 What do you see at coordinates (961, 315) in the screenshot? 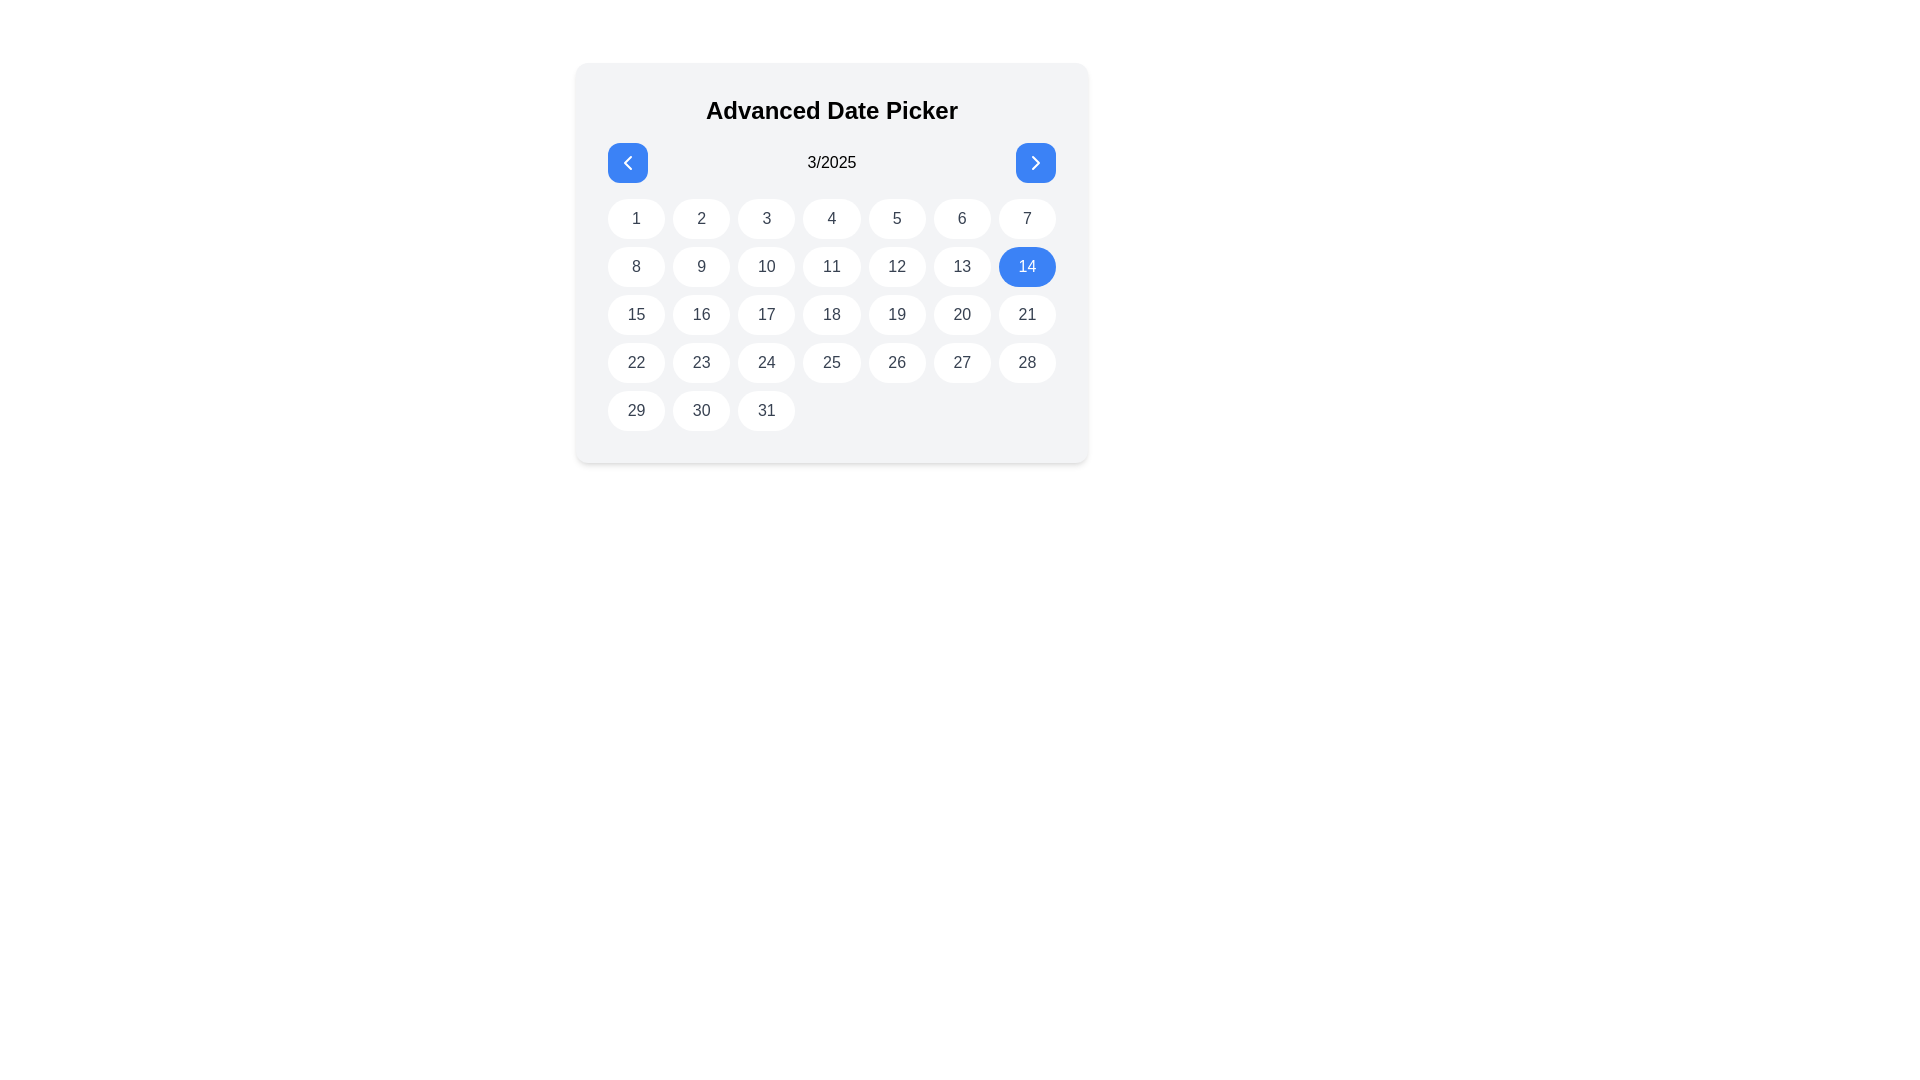
I see `the selectable day button in the calendar, which is the sixth item in the fourth row of a 7-column grid` at bounding box center [961, 315].